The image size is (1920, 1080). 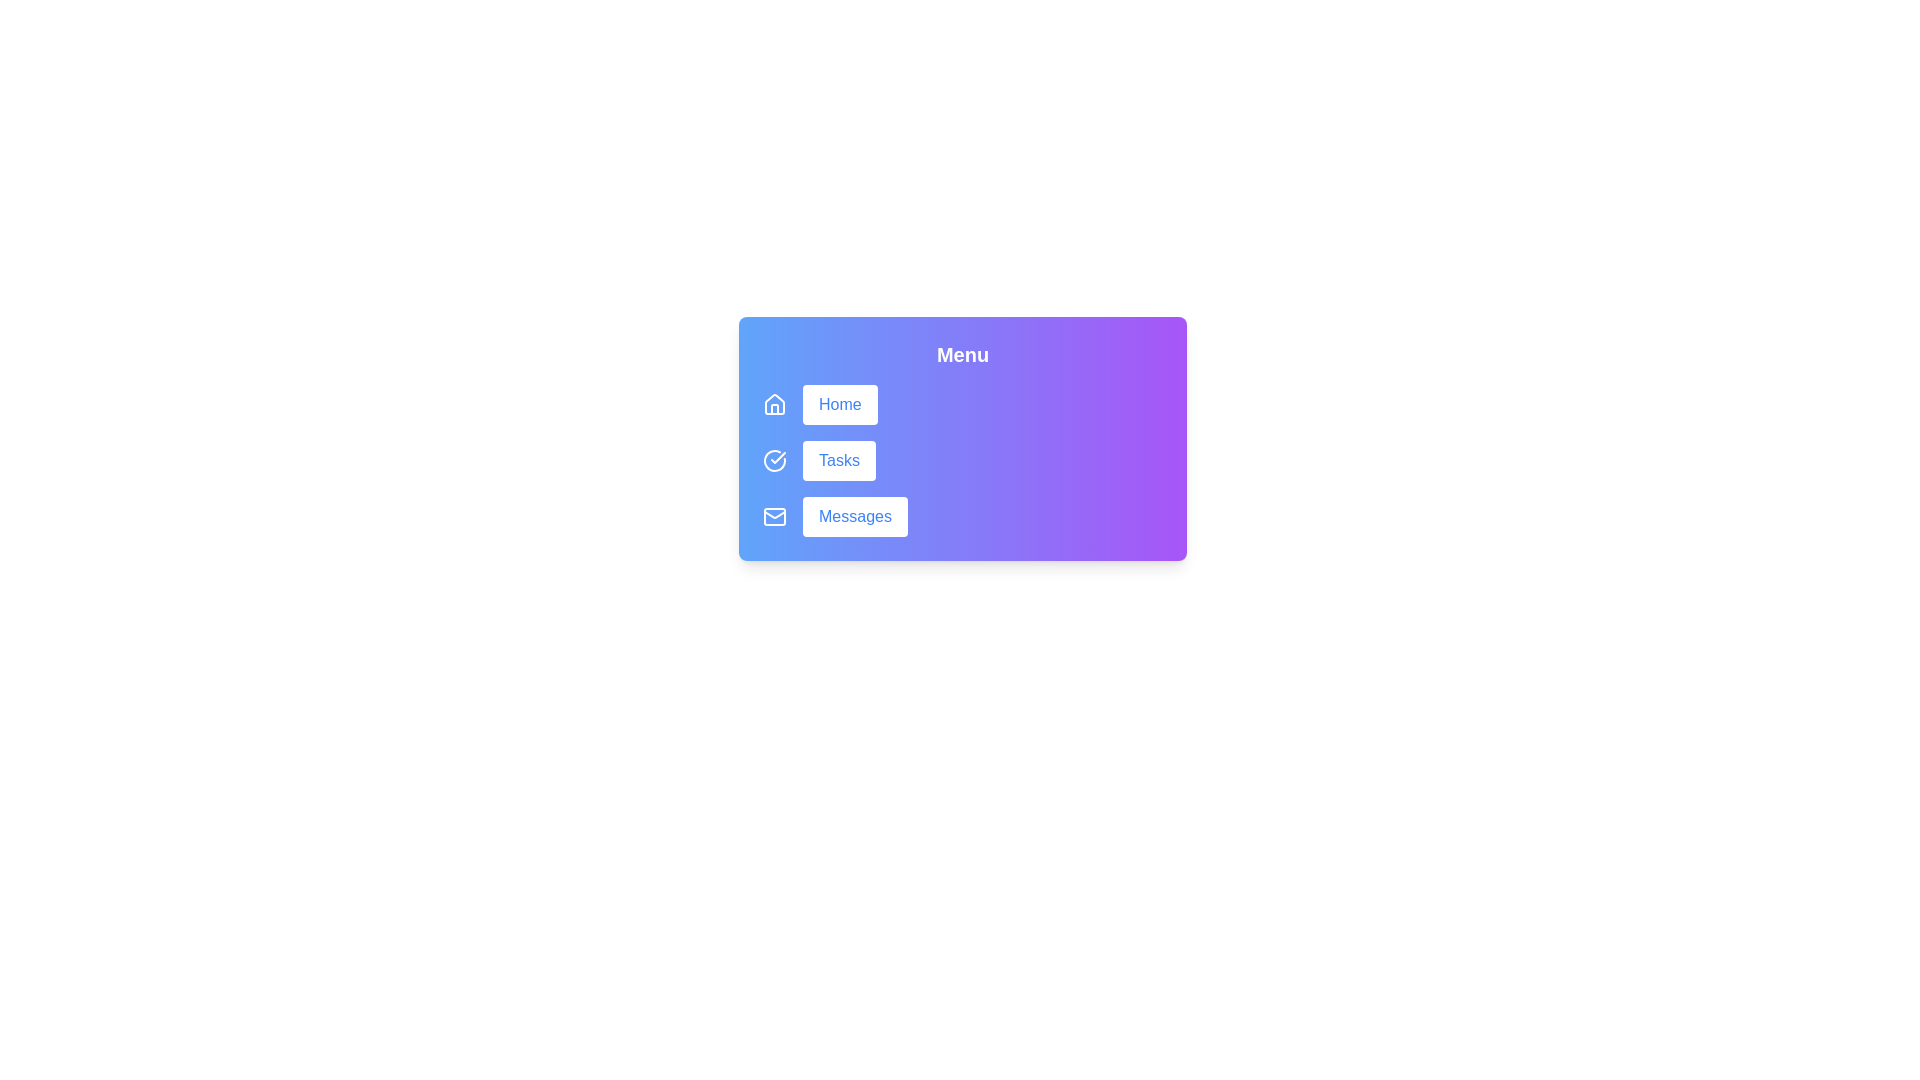 What do you see at coordinates (773, 515) in the screenshot?
I see `the icon beside the Messages button` at bounding box center [773, 515].